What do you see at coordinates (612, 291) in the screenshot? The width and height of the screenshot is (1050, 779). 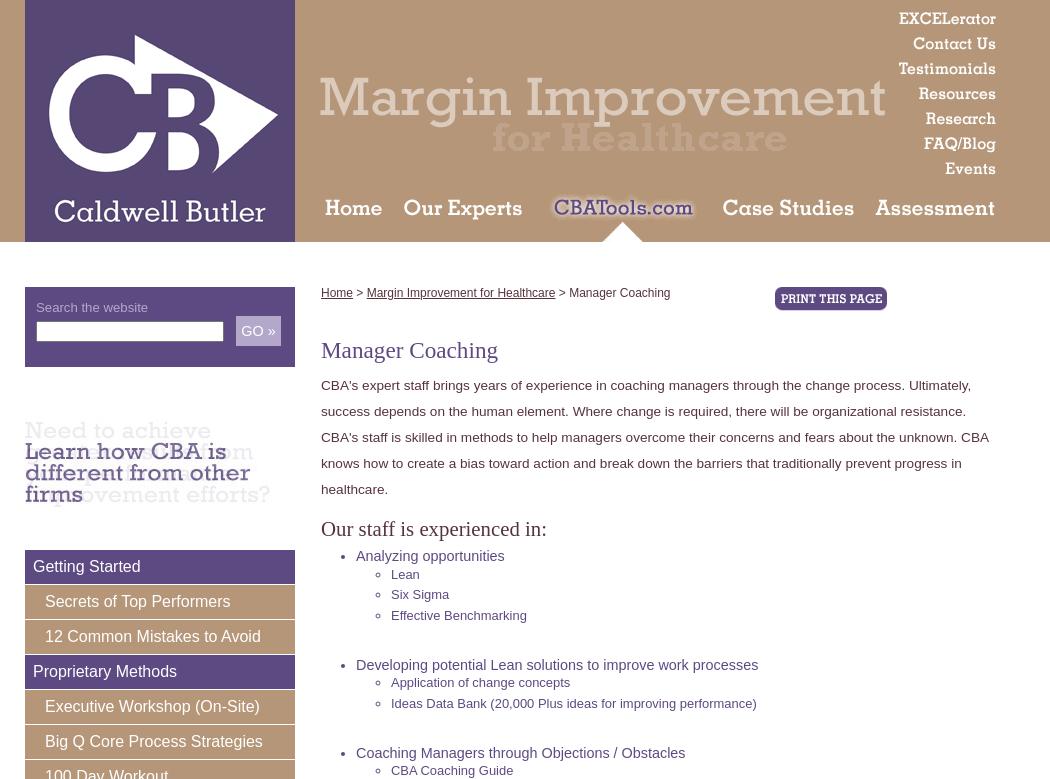 I see `'> Manager Coaching'` at bounding box center [612, 291].